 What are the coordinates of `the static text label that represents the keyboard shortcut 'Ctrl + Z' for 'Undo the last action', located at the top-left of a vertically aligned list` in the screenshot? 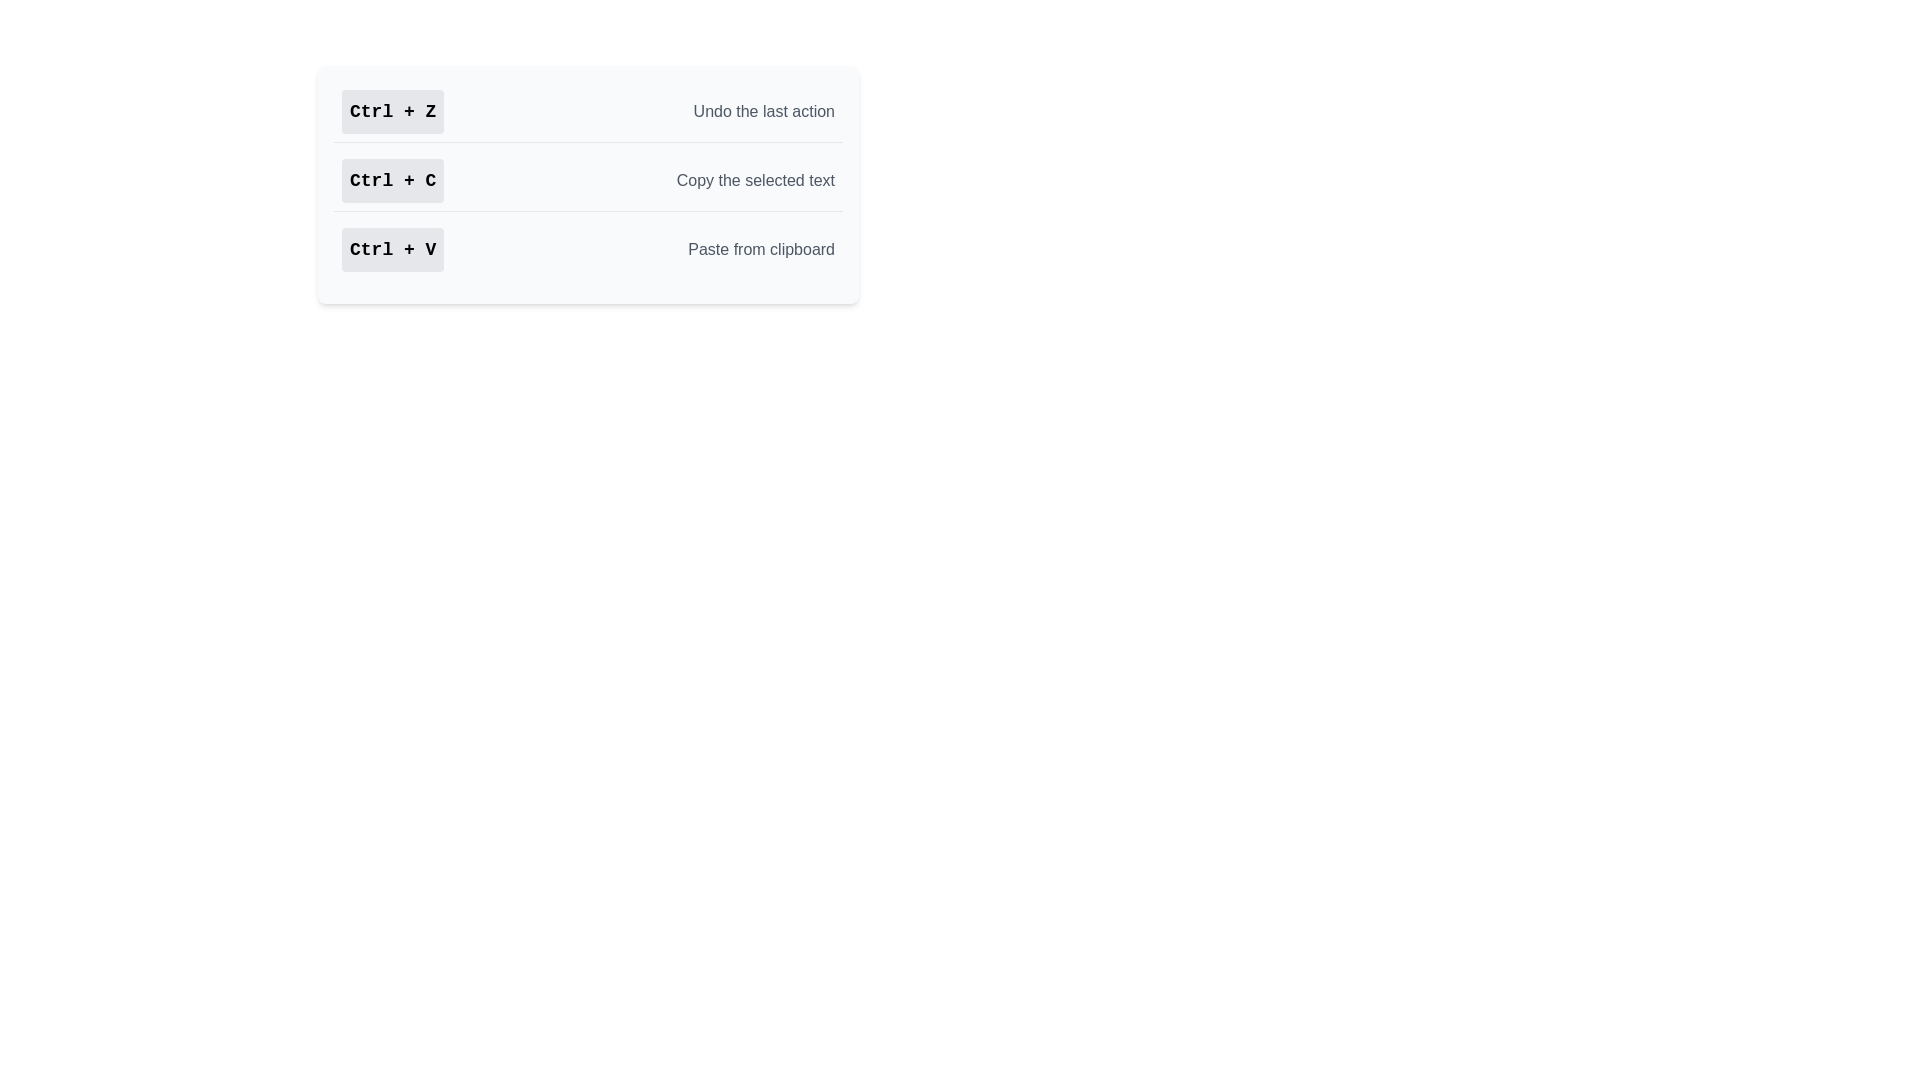 It's located at (393, 111).